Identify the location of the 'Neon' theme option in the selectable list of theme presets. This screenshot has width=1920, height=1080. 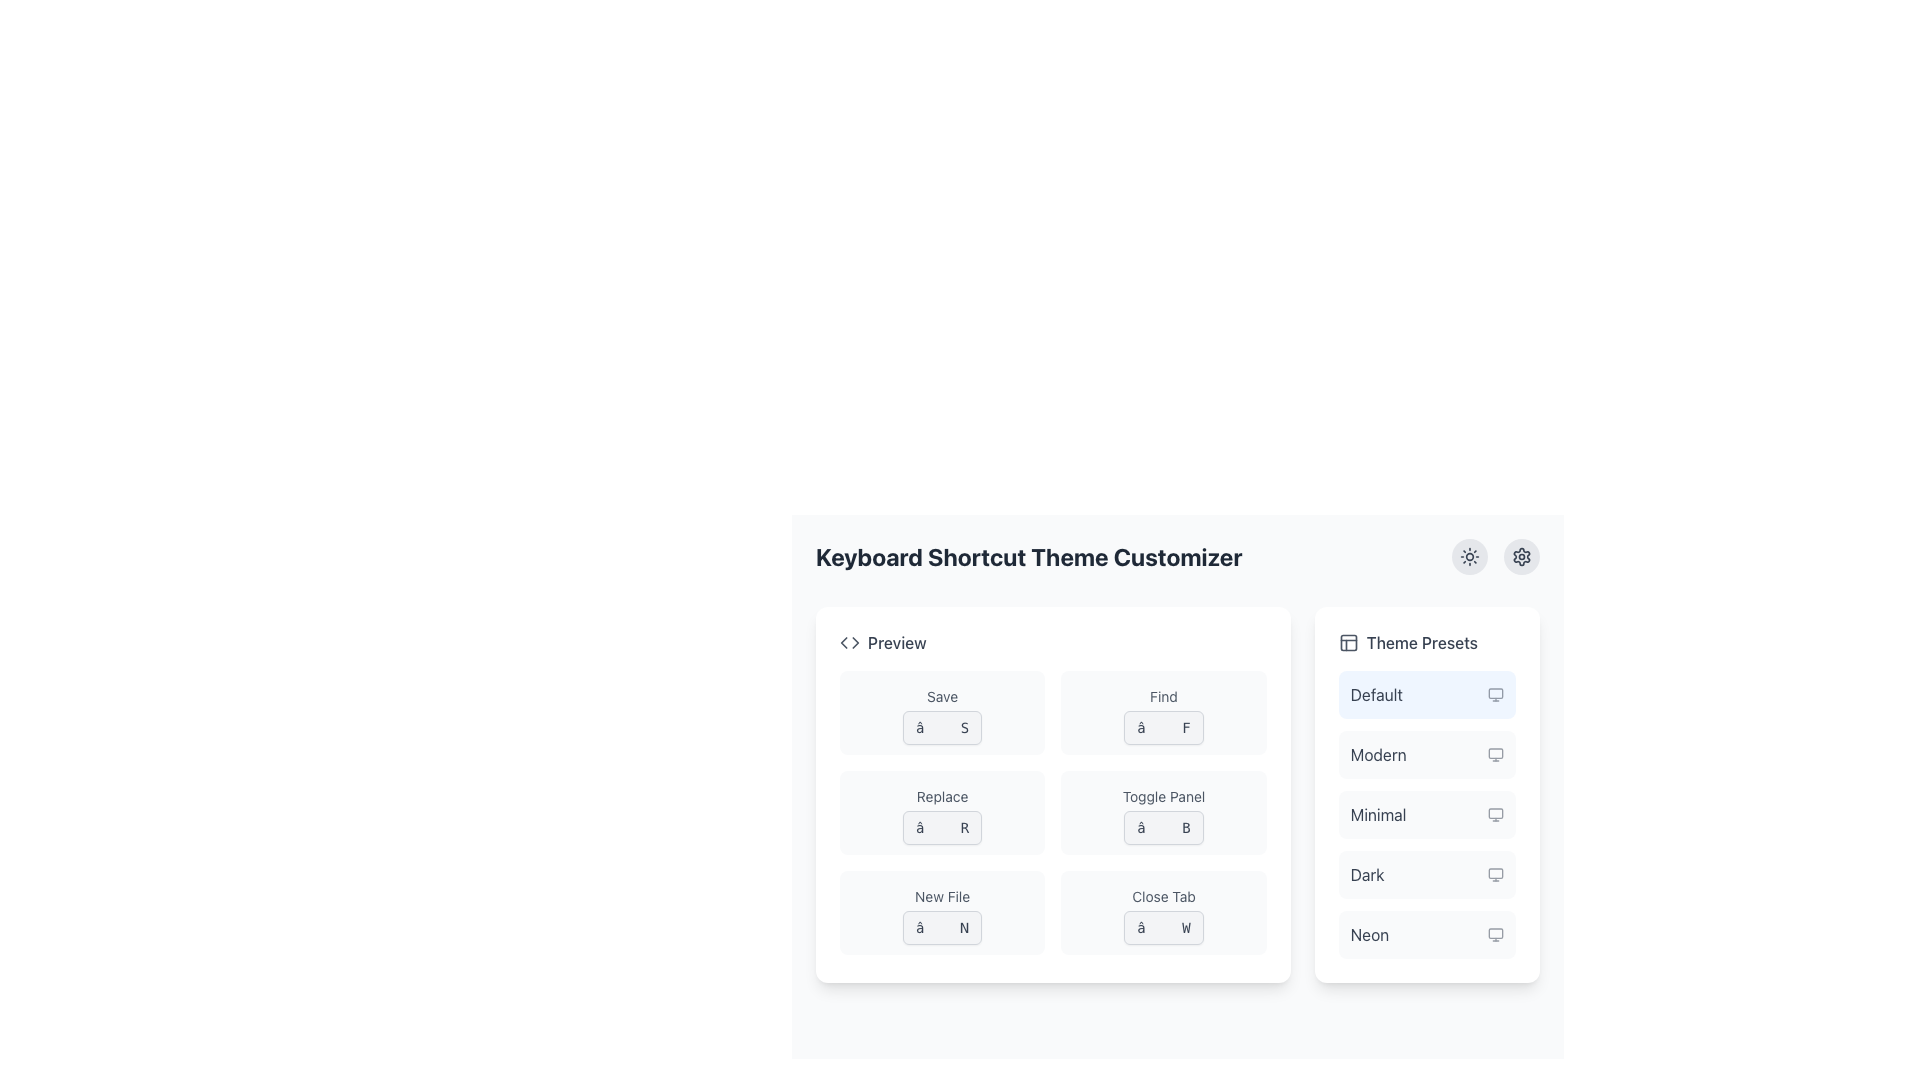
(1426, 934).